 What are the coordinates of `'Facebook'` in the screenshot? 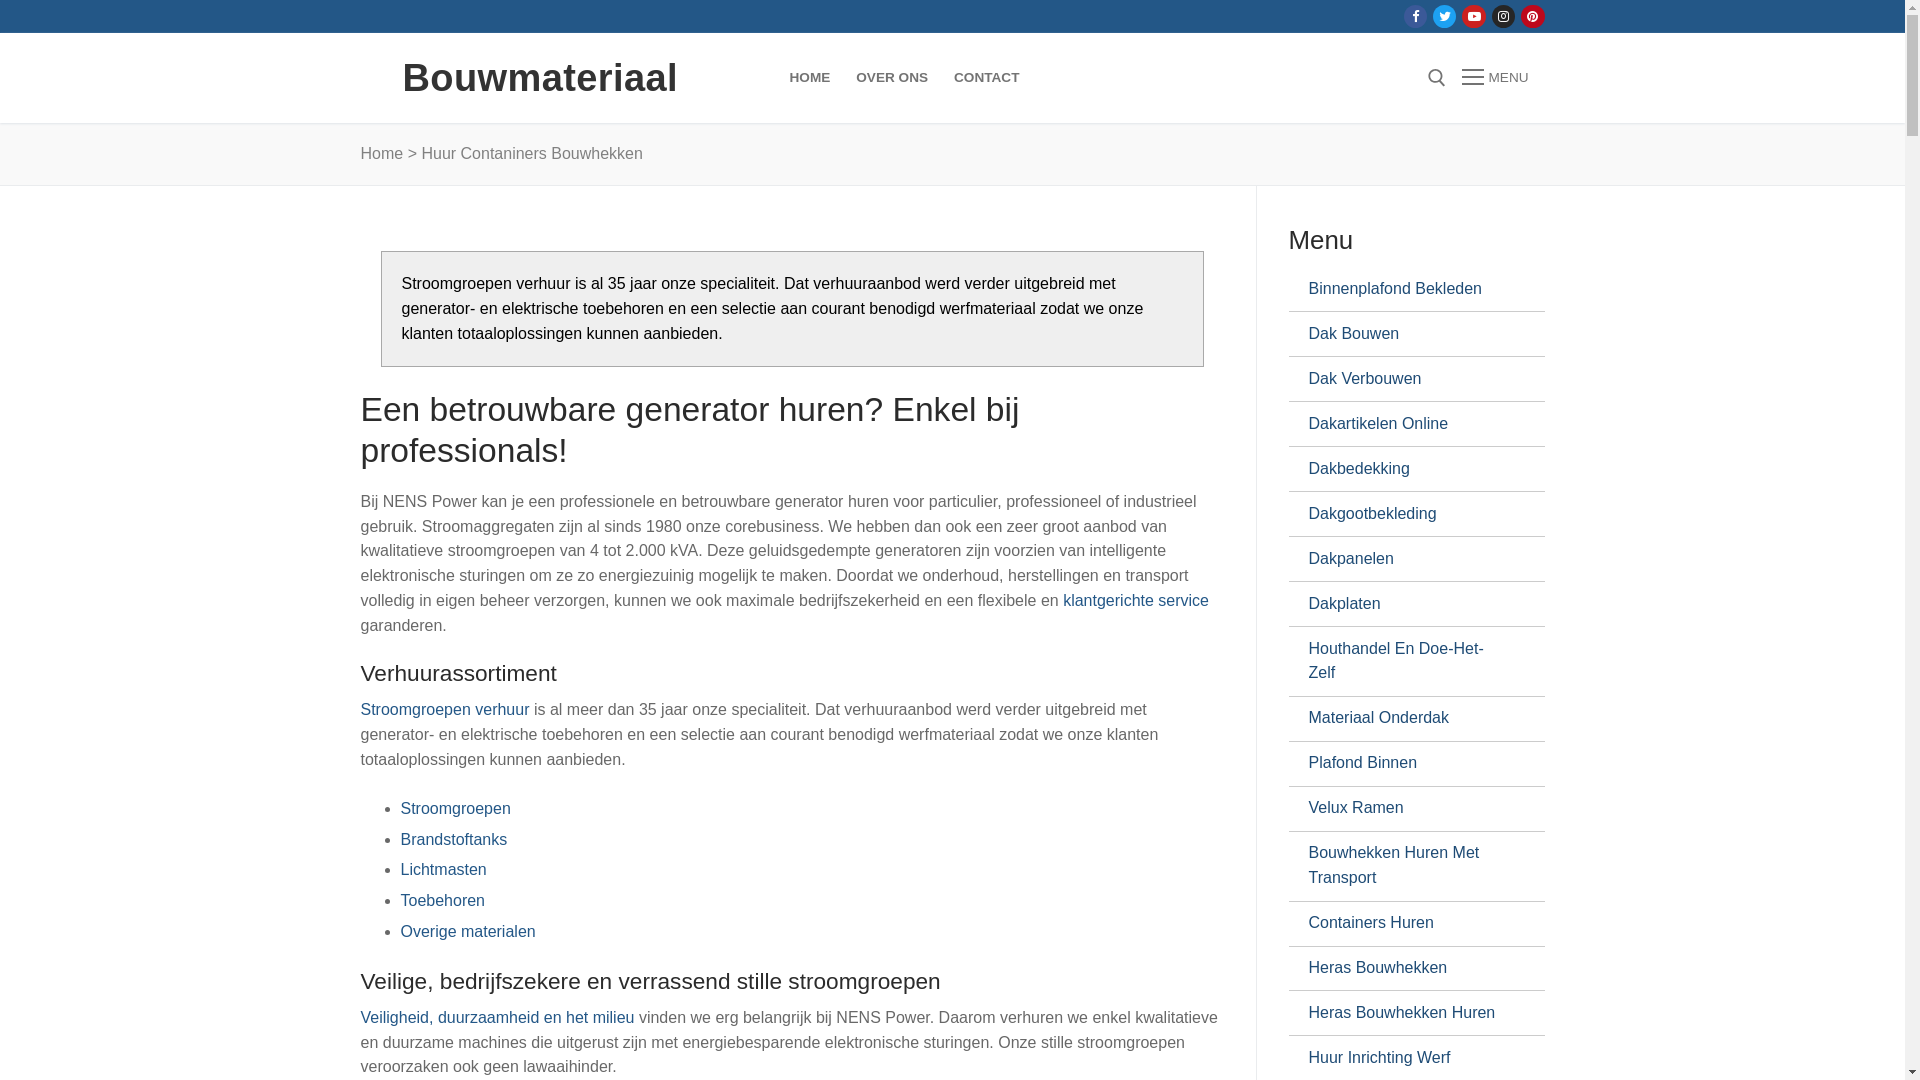 It's located at (1414, 16).